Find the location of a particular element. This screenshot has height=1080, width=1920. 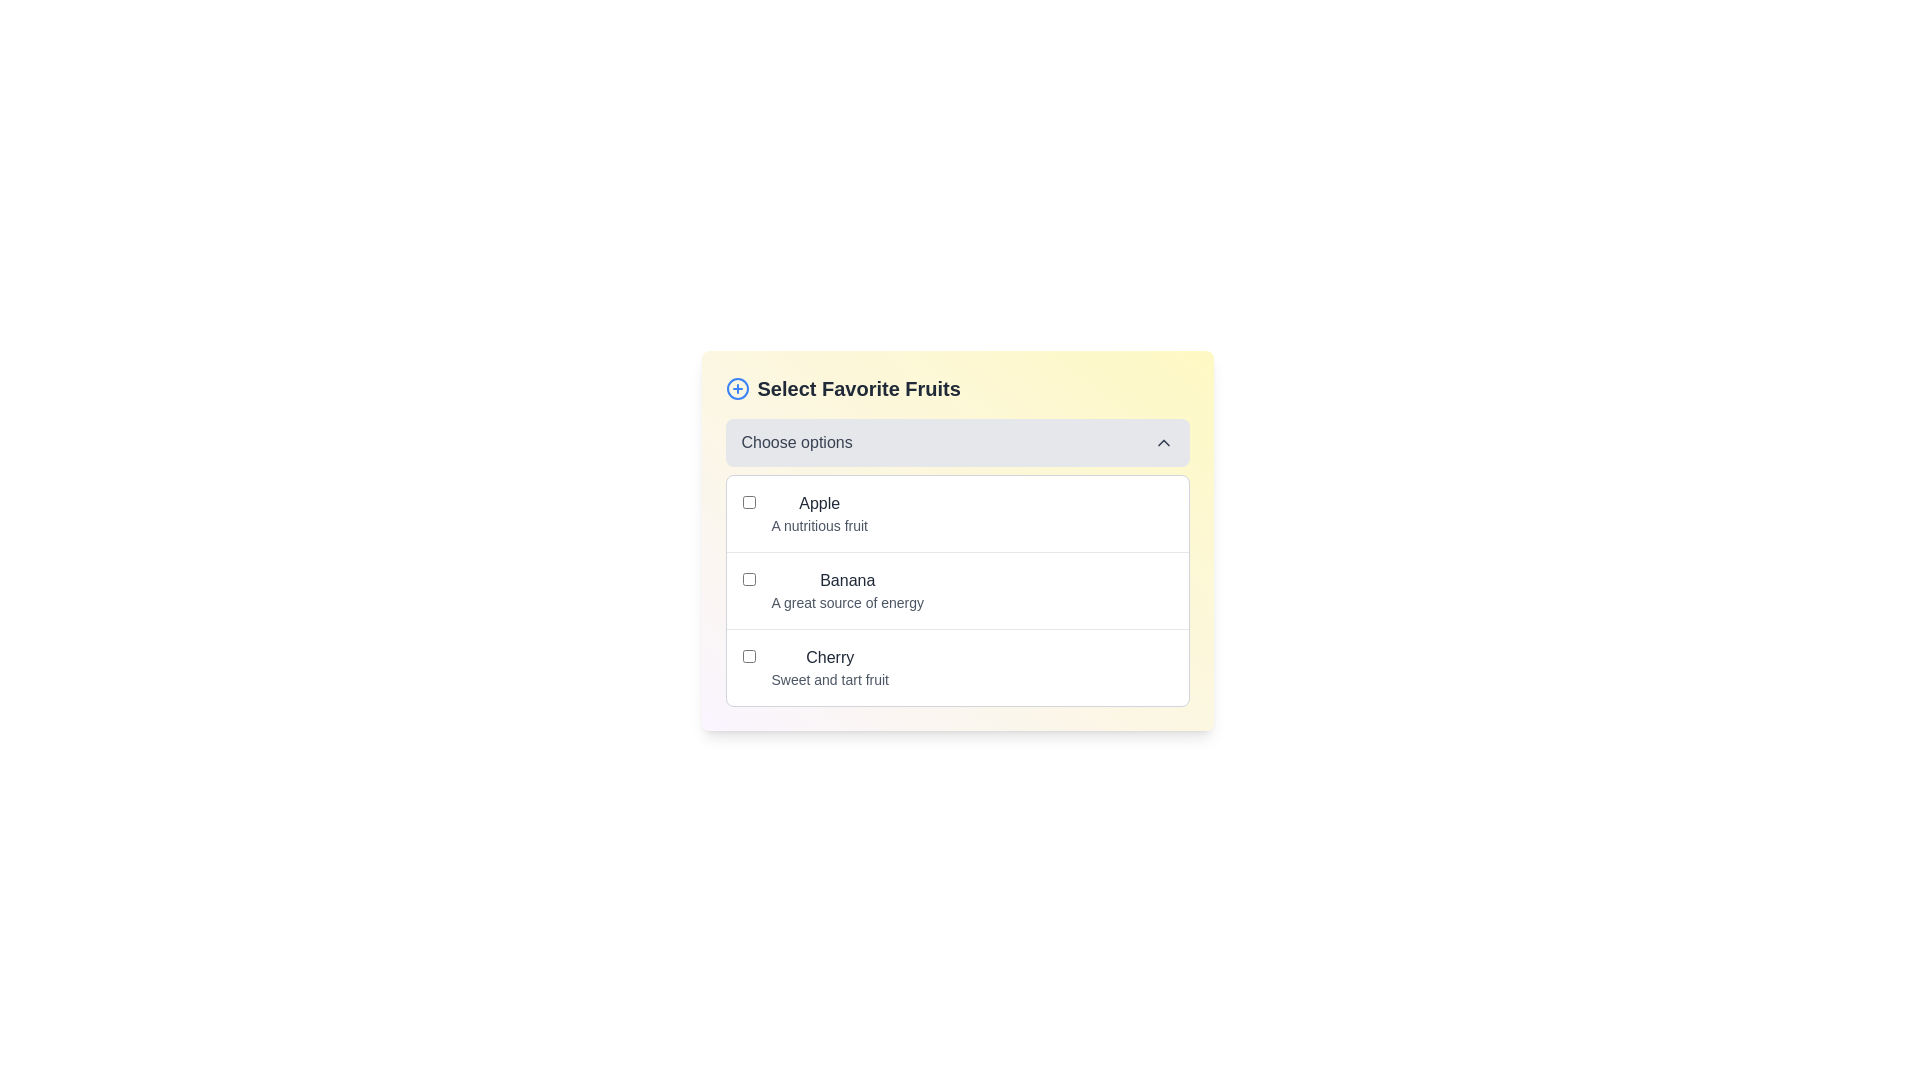

the textual element displaying 'A great source of energy', which is positioned below the 'Banana' option in the dropdown list is located at coordinates (847, 601).